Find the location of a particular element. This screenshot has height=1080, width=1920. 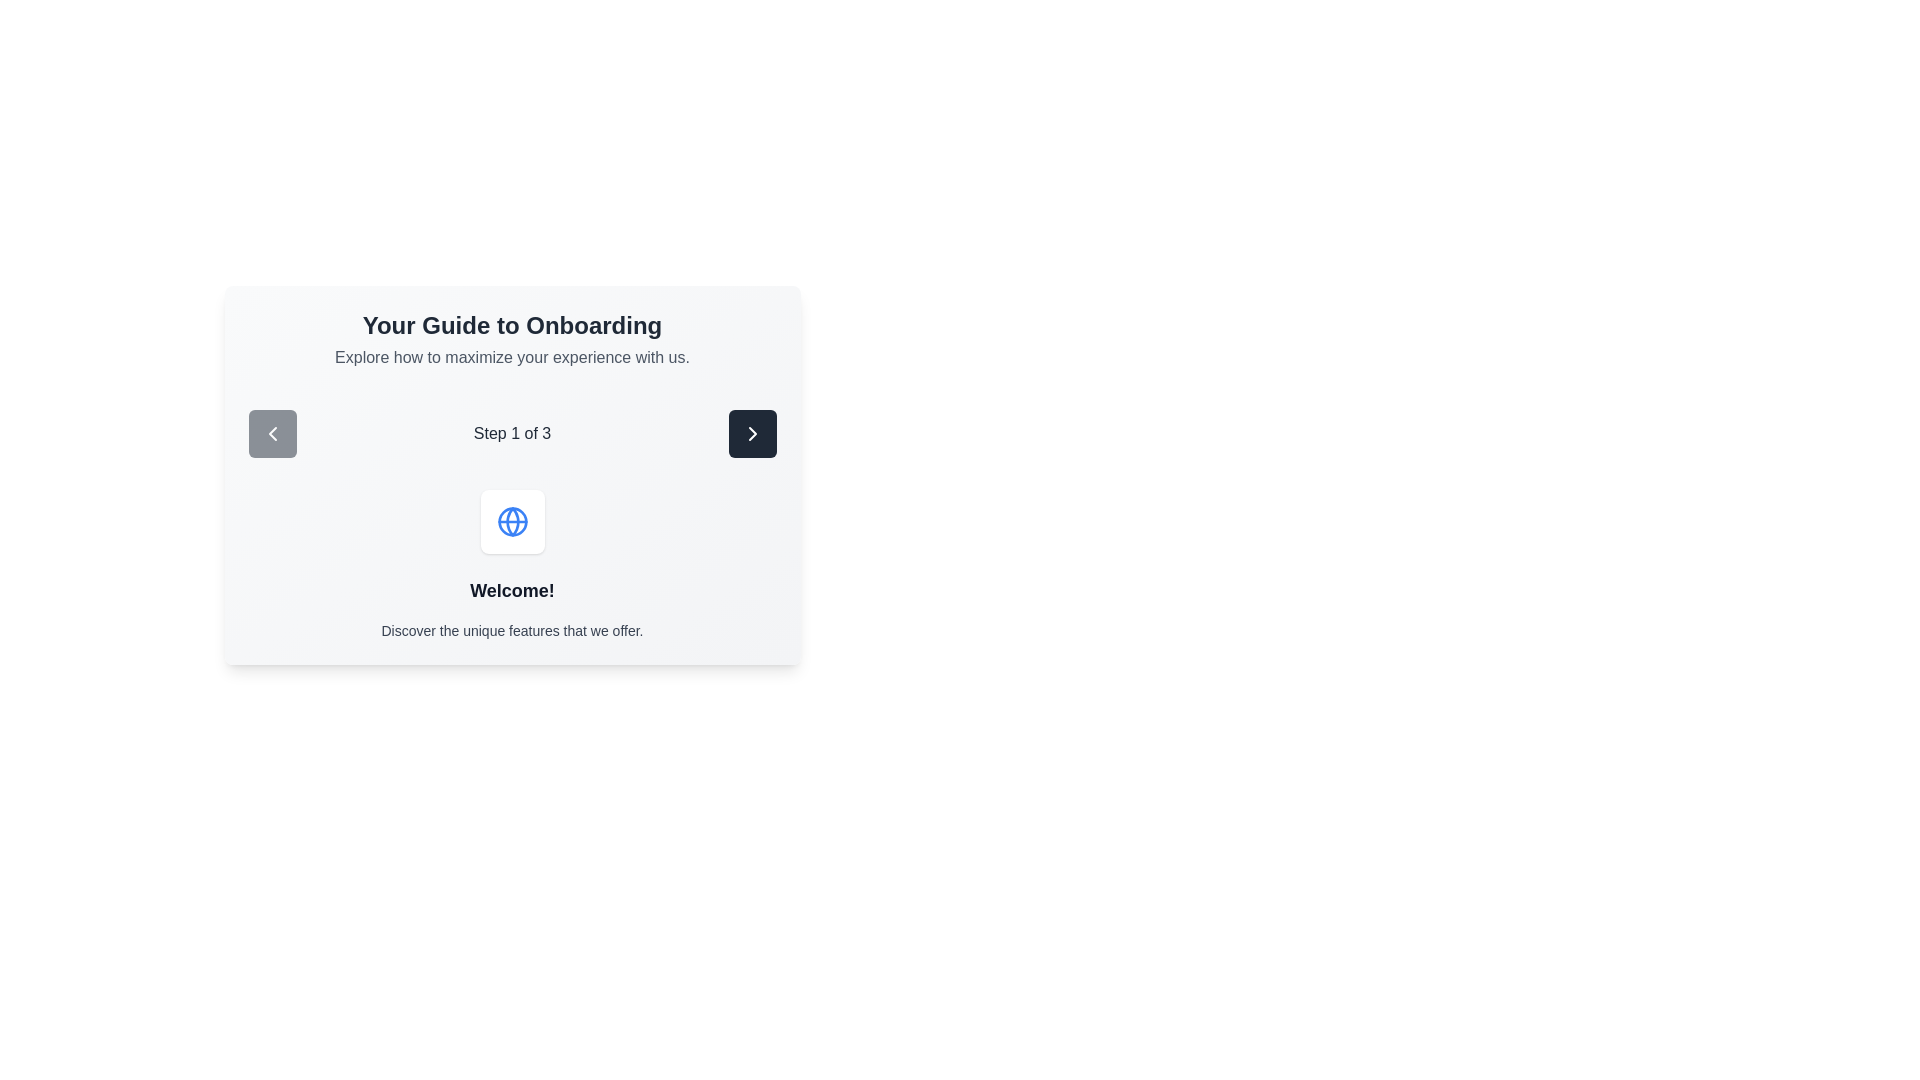

the circular button containing the chevron-right SVG icon, which is located on the right side of the navigation step interface, to trigger a visual response is located at coordinates (751, 433).